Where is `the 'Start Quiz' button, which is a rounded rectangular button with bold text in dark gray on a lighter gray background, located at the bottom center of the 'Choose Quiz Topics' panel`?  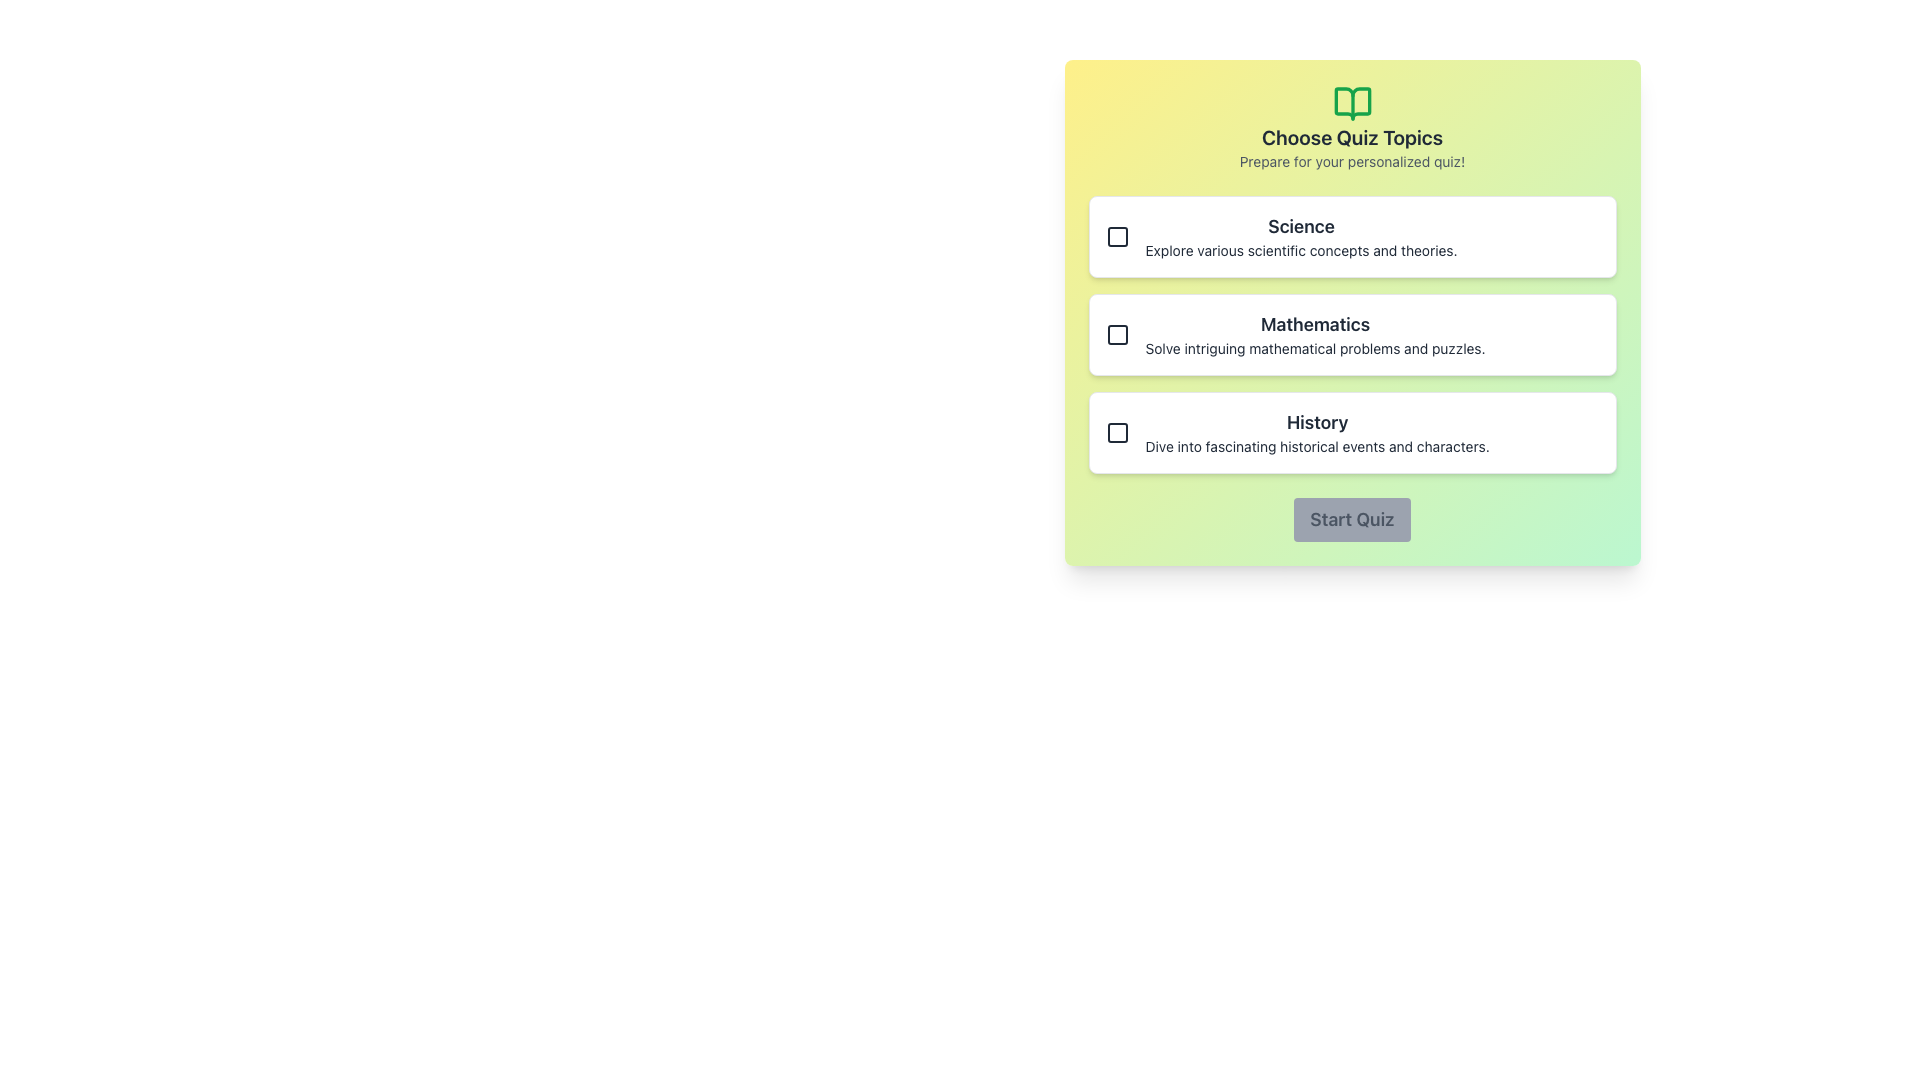
the 'Start Quiz' button, which is a rounded rectangular button with bold text in dark gray on a lighter gray background, located at the bottom center of the 'Choose Quiz Topics' panel is located at coordinates (1352, 519).